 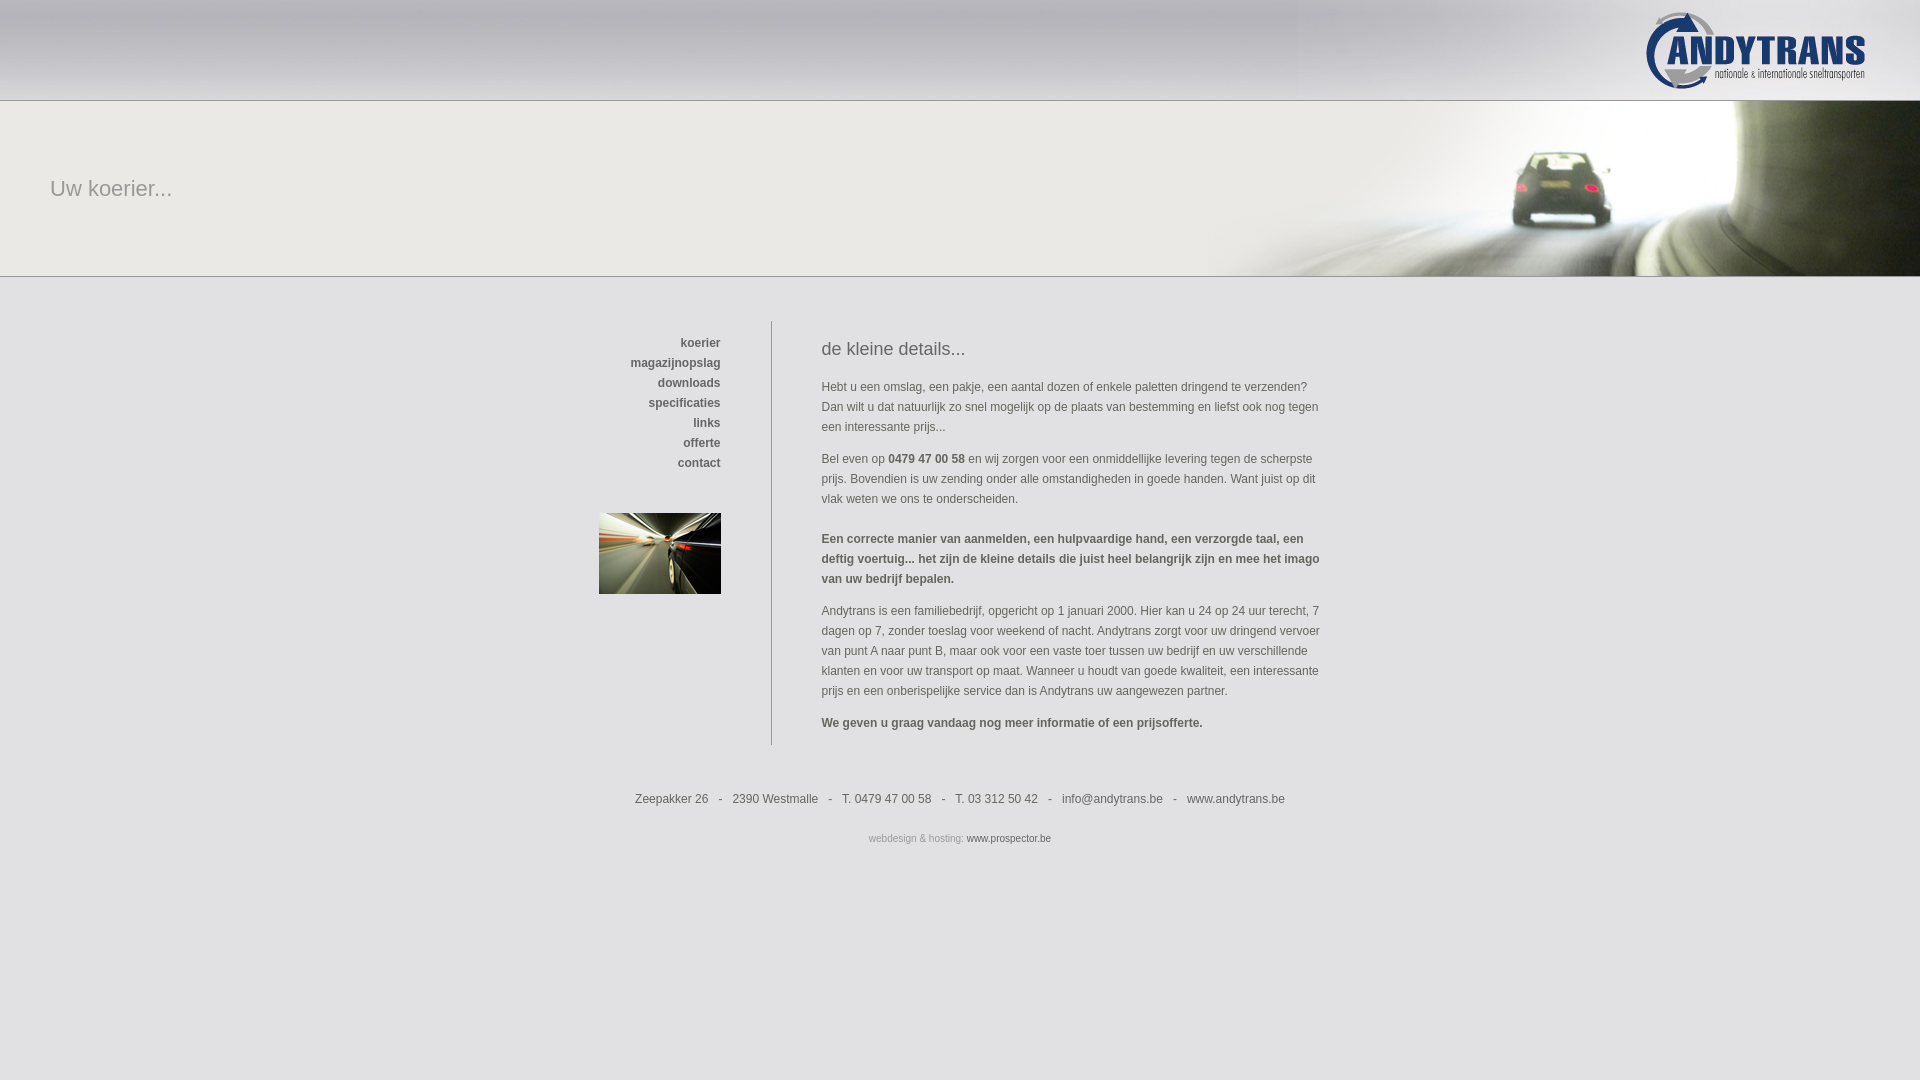 I want to click on 'www.prospector.be', so click(x=1009, y=838).